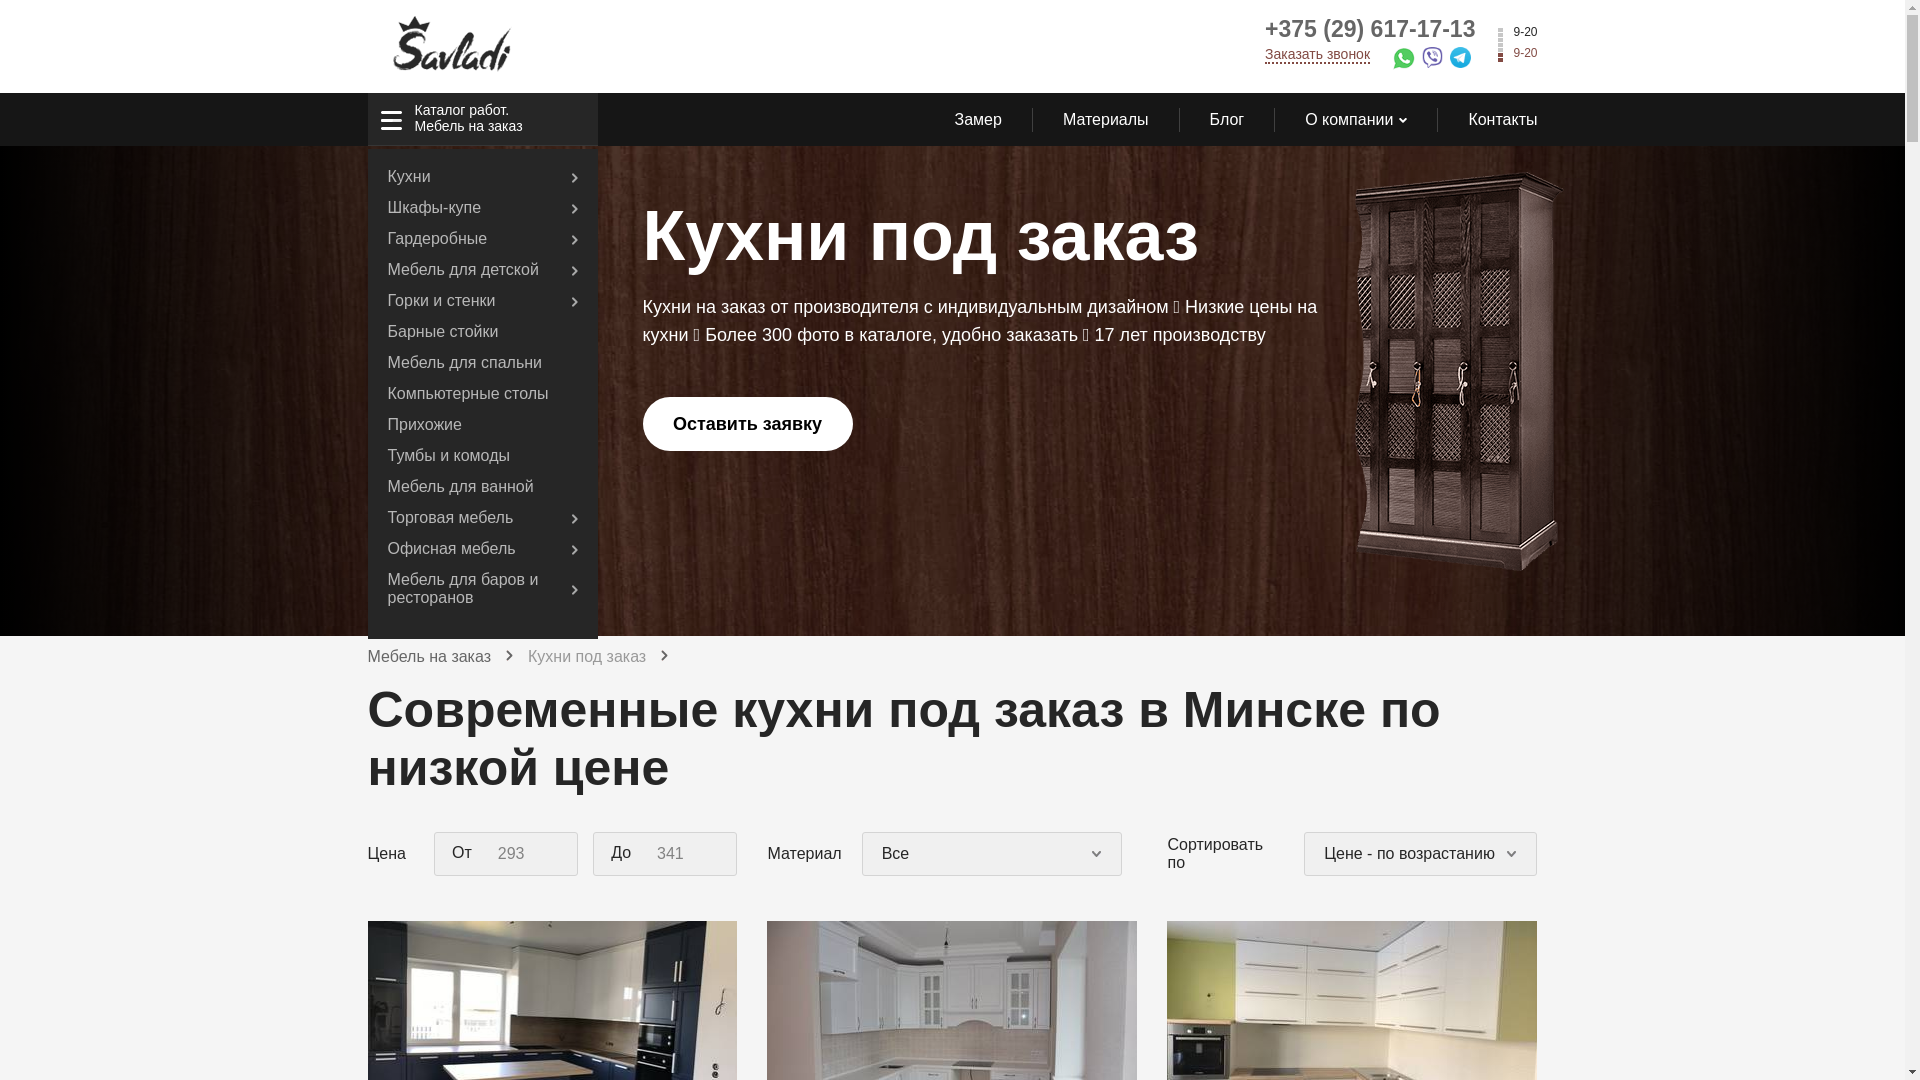 The width and height of the screenshot is (1920, 1080). I want to click on '+375 (29) 617-17-13', so click(1368, 29).